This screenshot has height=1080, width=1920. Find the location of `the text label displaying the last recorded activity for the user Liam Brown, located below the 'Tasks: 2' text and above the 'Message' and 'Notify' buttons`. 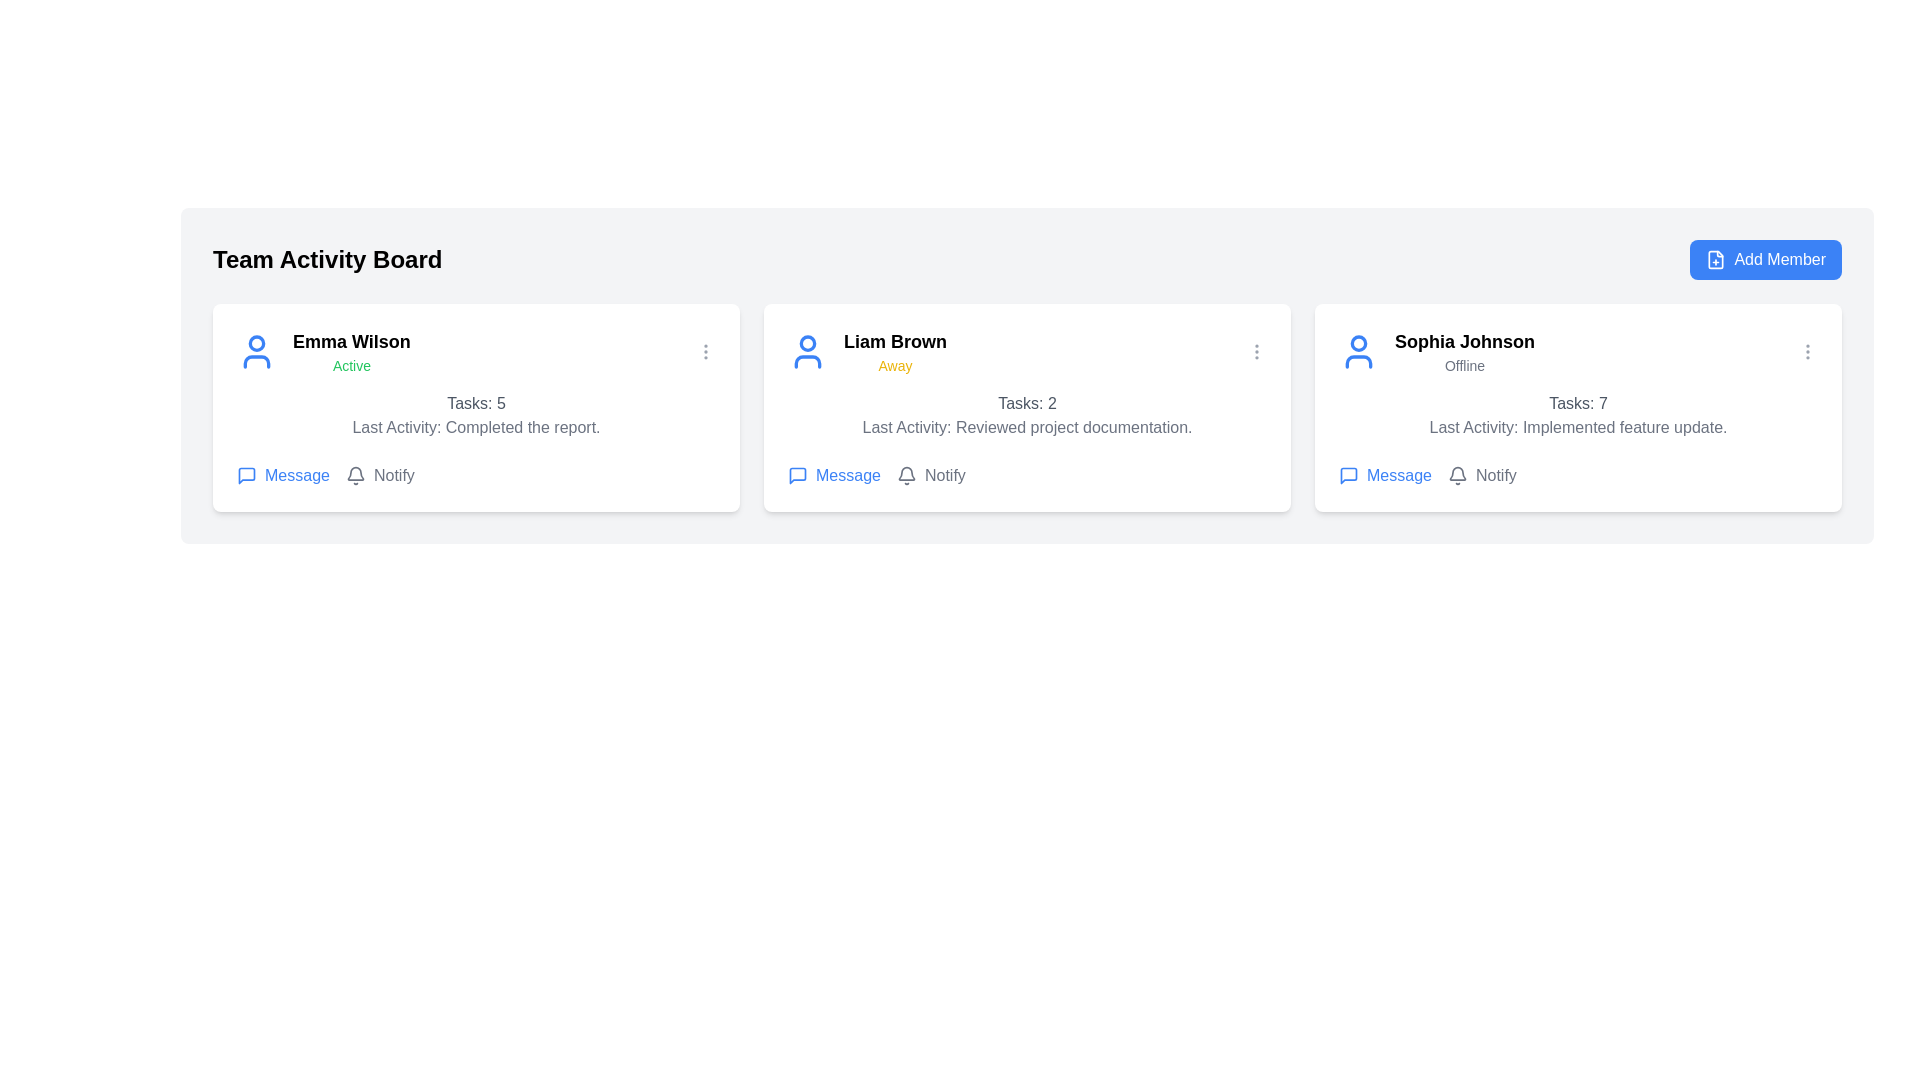

the text label displaying the last recorded activity for the user Liam Brown, located below the 'Tasks: 2' text and above the 'Message' and 'Notify' buttons is located at coordinates (1027, 427).